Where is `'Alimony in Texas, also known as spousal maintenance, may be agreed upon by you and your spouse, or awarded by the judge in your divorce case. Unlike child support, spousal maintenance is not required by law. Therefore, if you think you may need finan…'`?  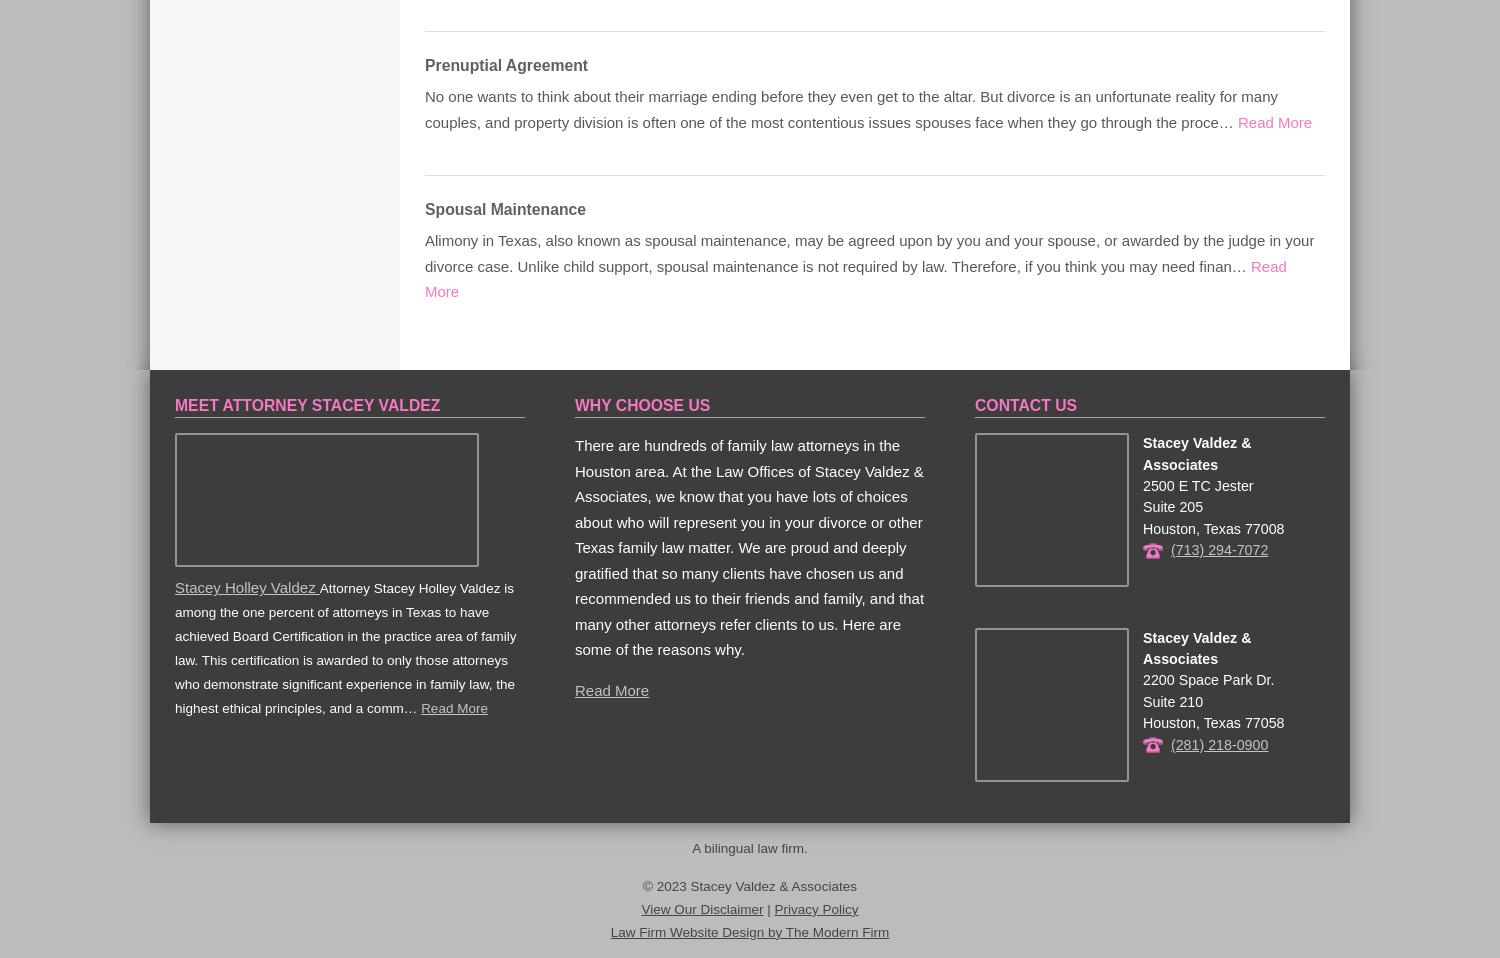 'Alimony in Texas, also known as spousal maintenance, may be agreed upon by you and your spouse, or awarded by the judge in your divorce case. Unlike child support, spousal maintenance is not required by law. Therefore, if you think you may need finan…' is located at coordinates (868, 253).